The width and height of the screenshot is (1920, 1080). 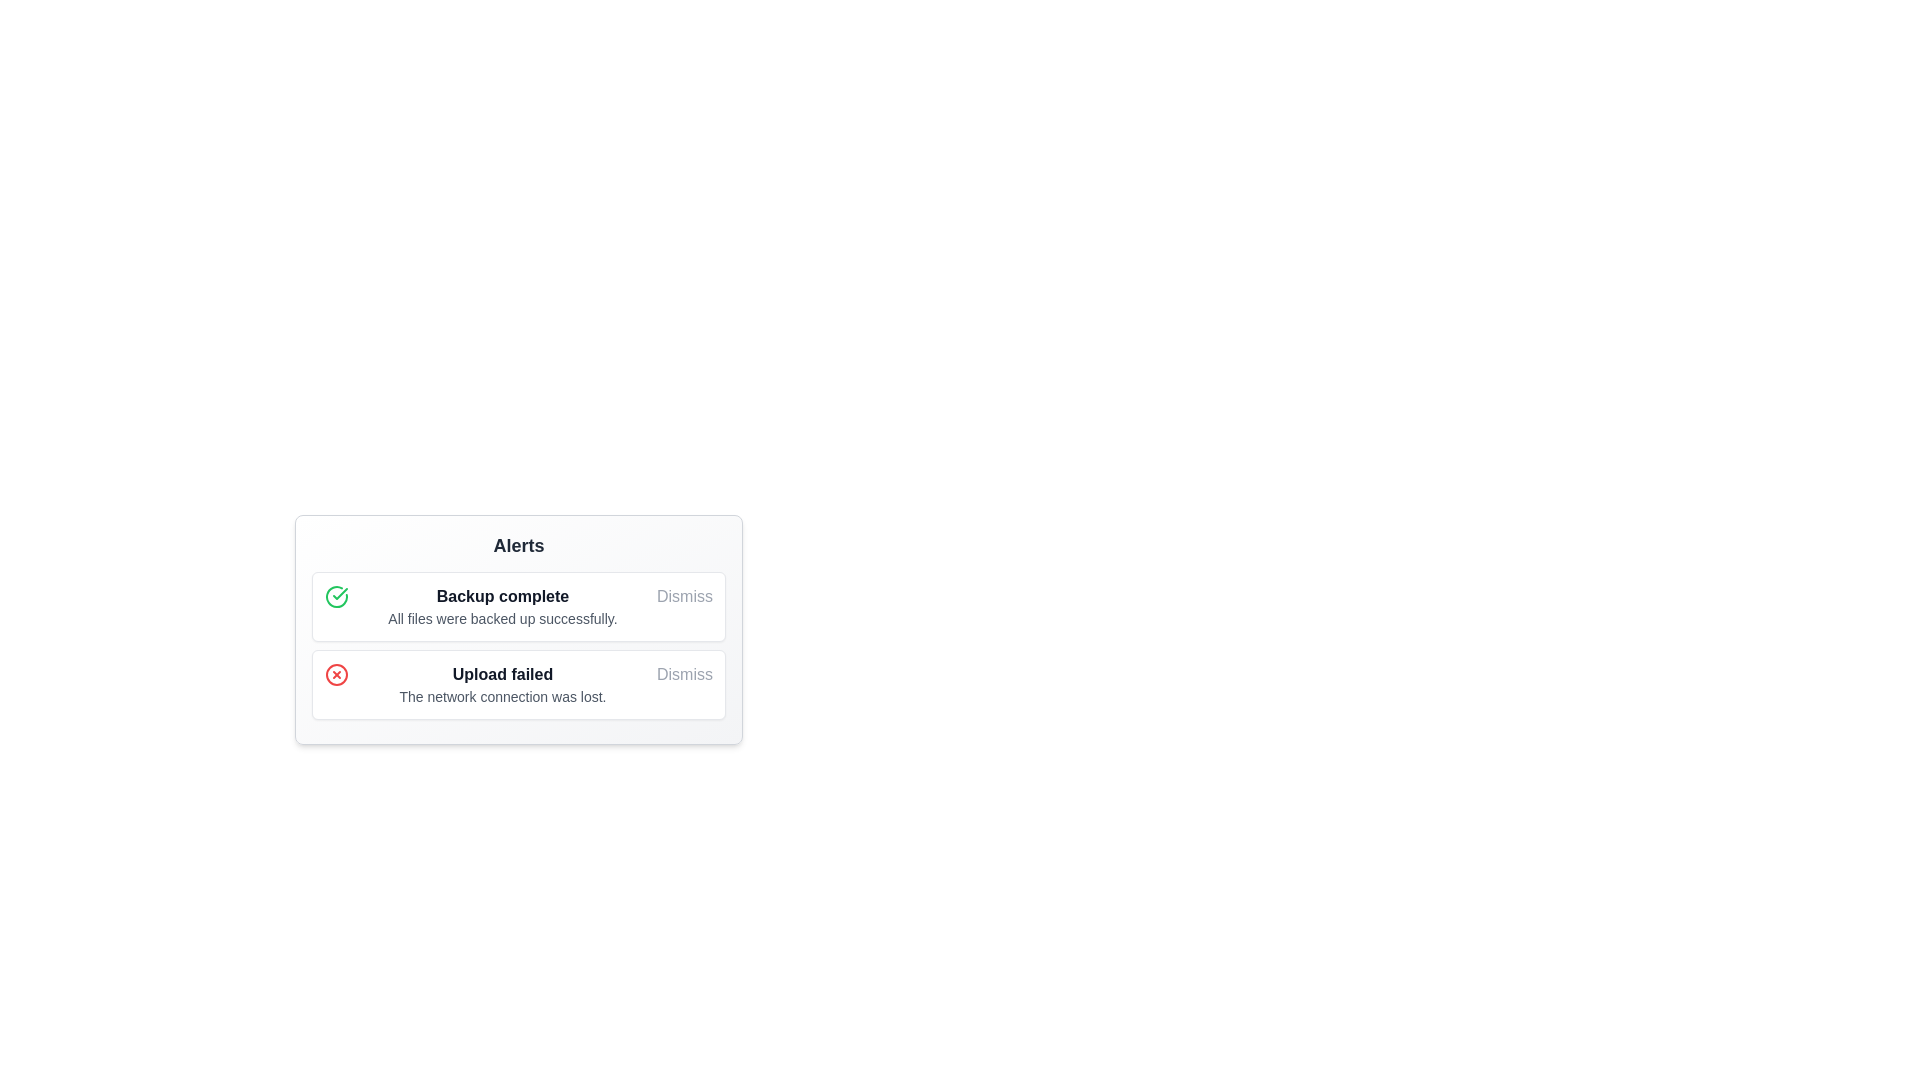 I want to click on the error indicator icon located to the left of the 'Upload failed' message in the alert section, so click(x=336, y=675).